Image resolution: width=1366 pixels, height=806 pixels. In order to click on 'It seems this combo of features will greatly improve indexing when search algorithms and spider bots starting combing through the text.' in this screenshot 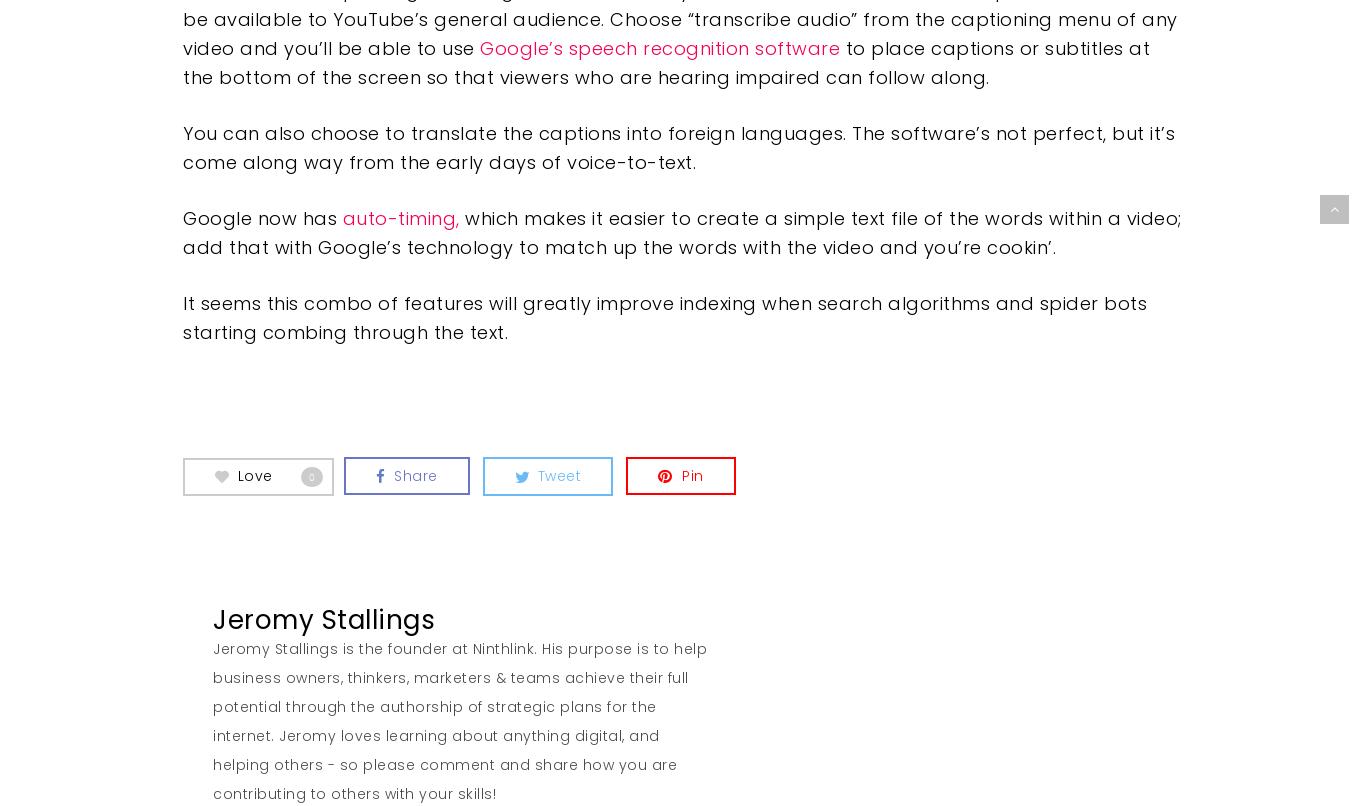, I will do `click(663, 317)`.